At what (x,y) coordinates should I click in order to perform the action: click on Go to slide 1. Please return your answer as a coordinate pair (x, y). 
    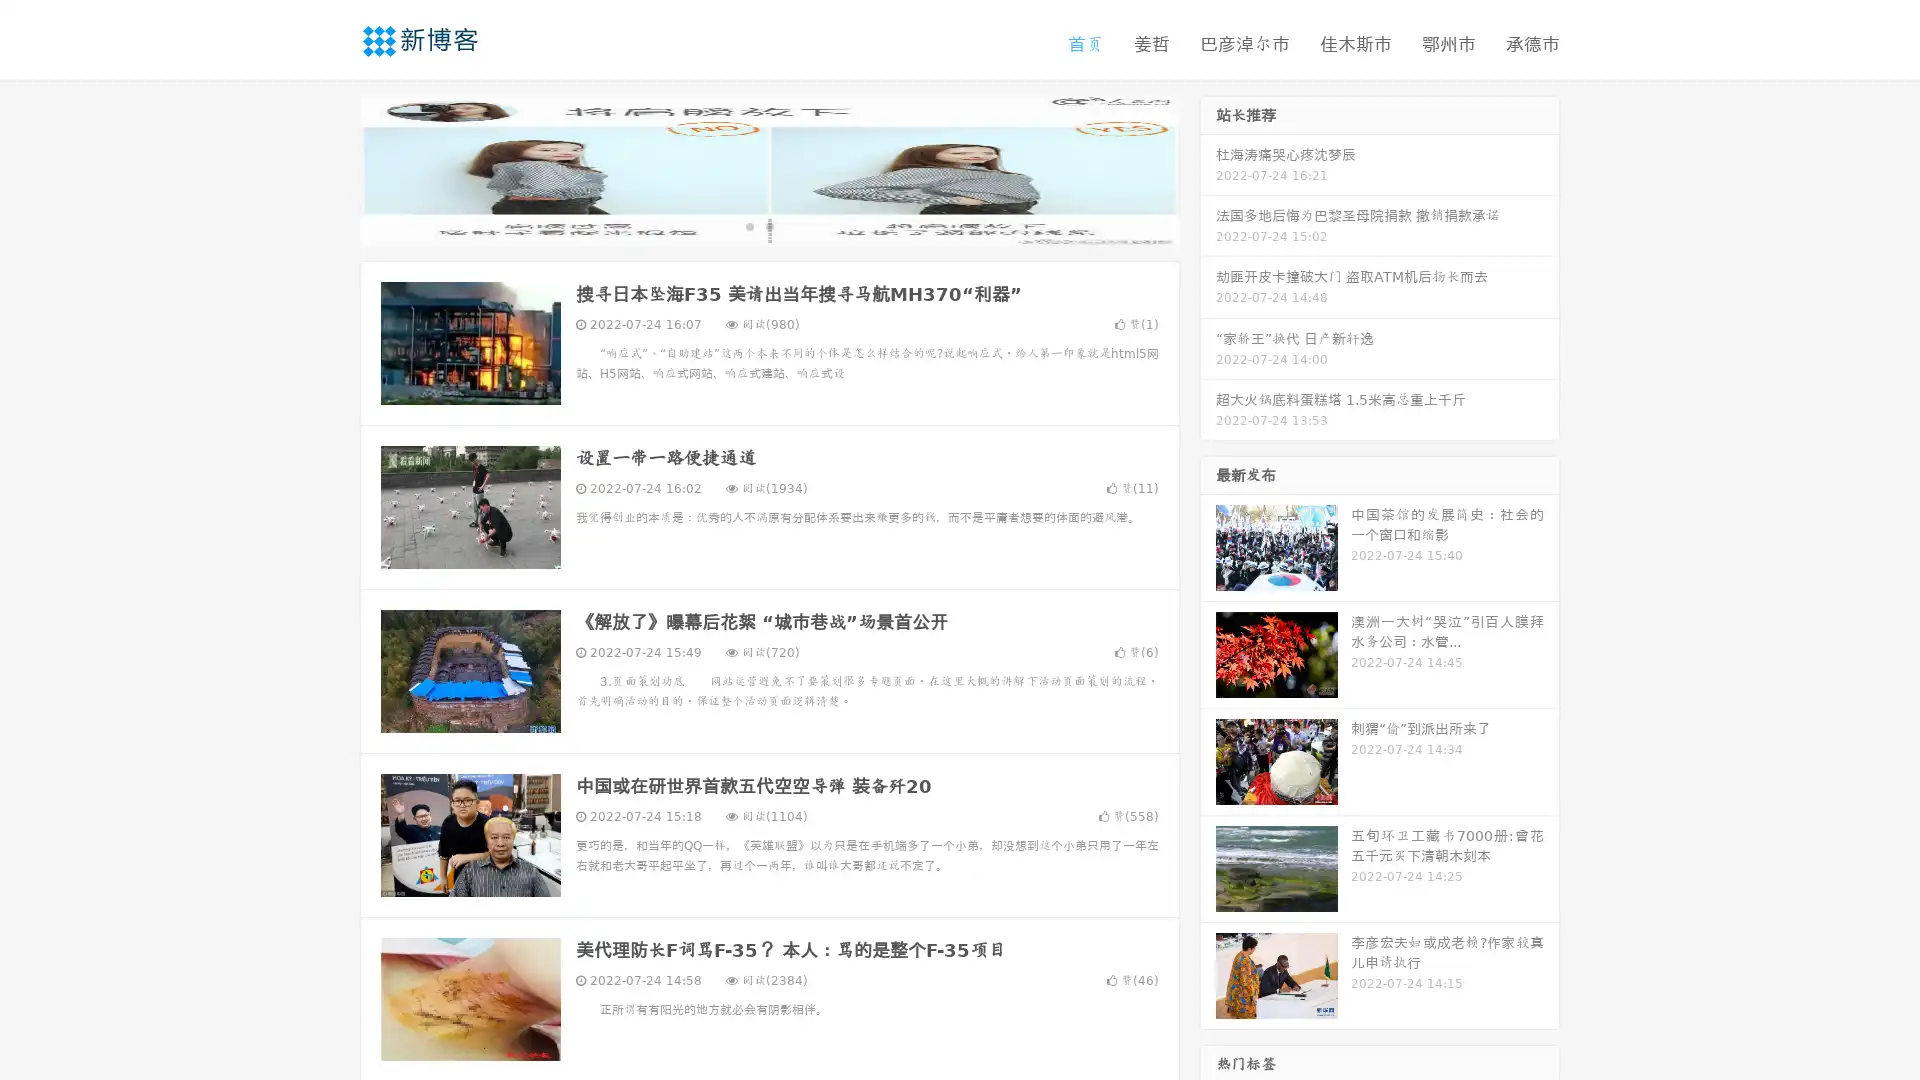
    Looking at the image, I should click on (748, 225).